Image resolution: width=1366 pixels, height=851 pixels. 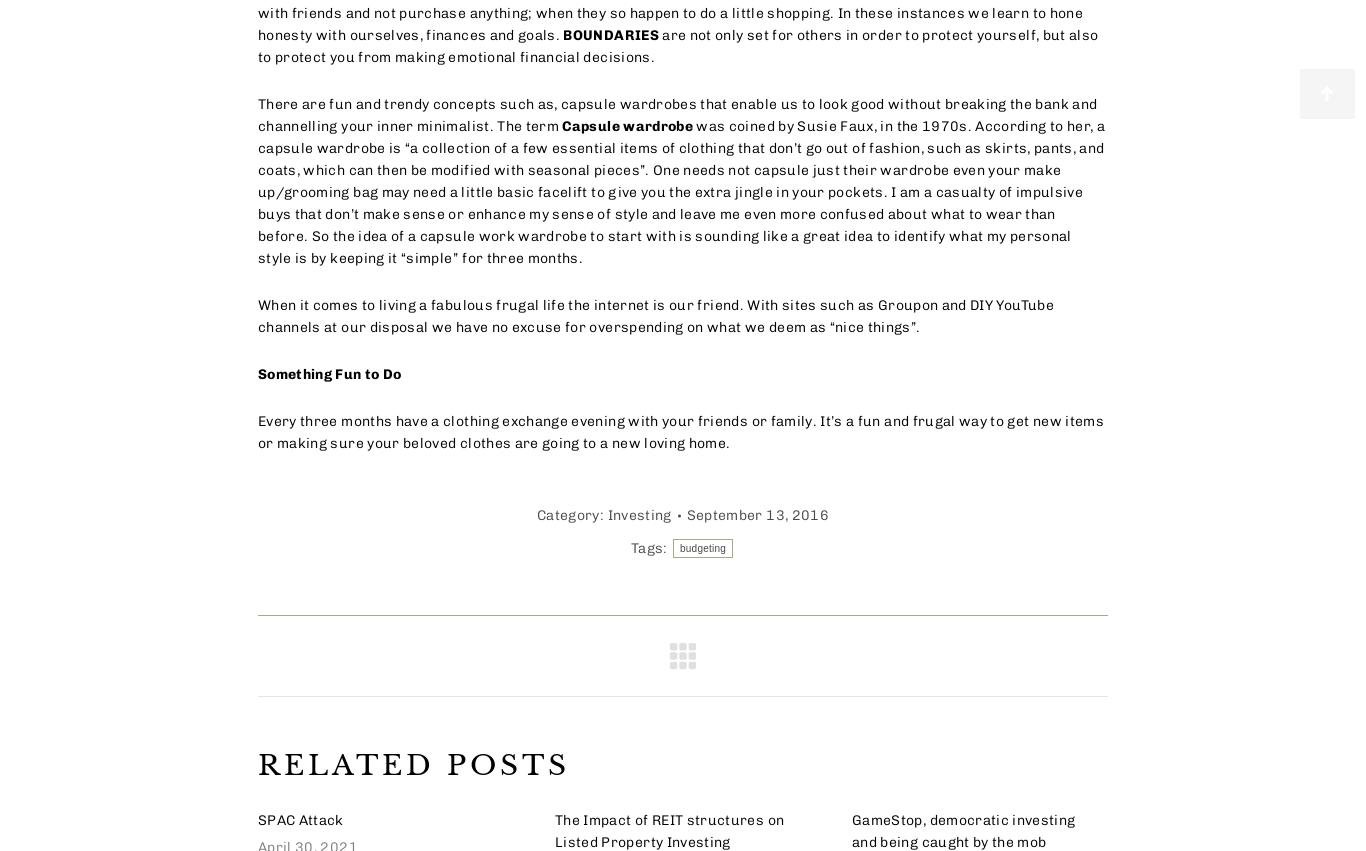 What do you see at coordinates (679, 432) in the screenshot?
I see `'Every three months have a clothing exchange evening with your friends or family. It’s a fun and frugal way to get new items or making sure your beloved clothes are going to a new loving home.'` at bounding box center [679, 432].